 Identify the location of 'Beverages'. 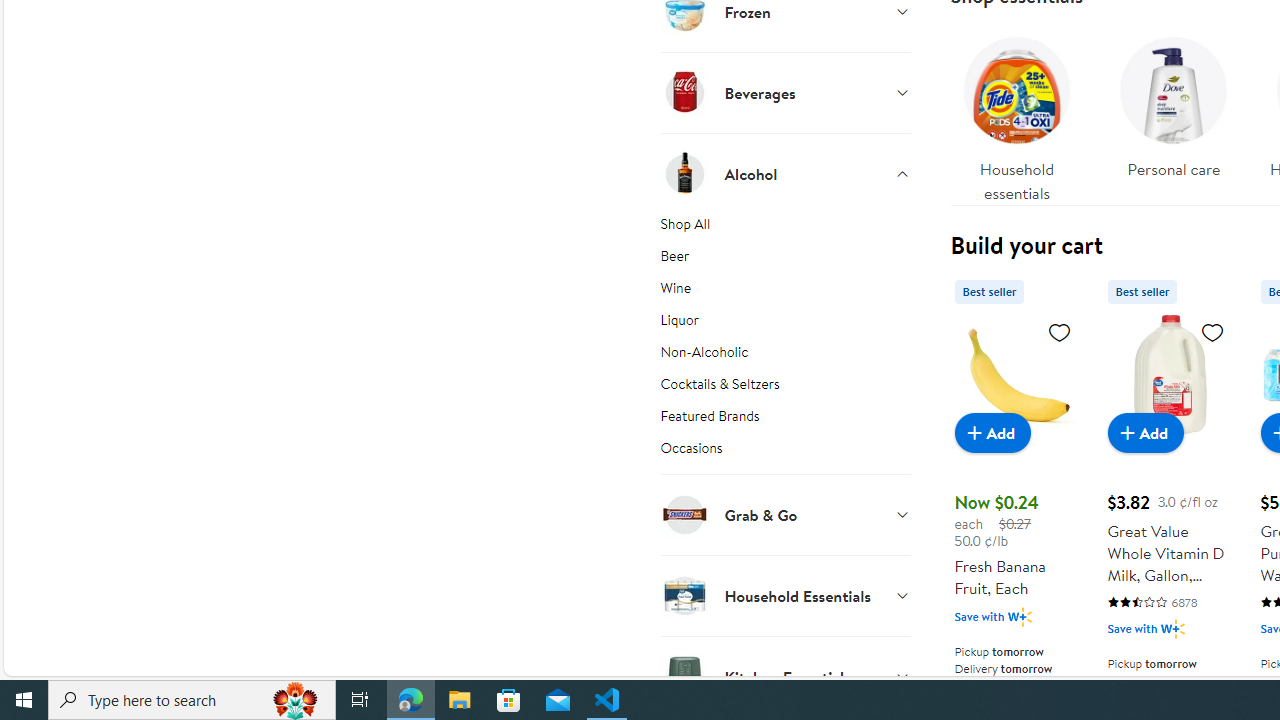
(784, 92).